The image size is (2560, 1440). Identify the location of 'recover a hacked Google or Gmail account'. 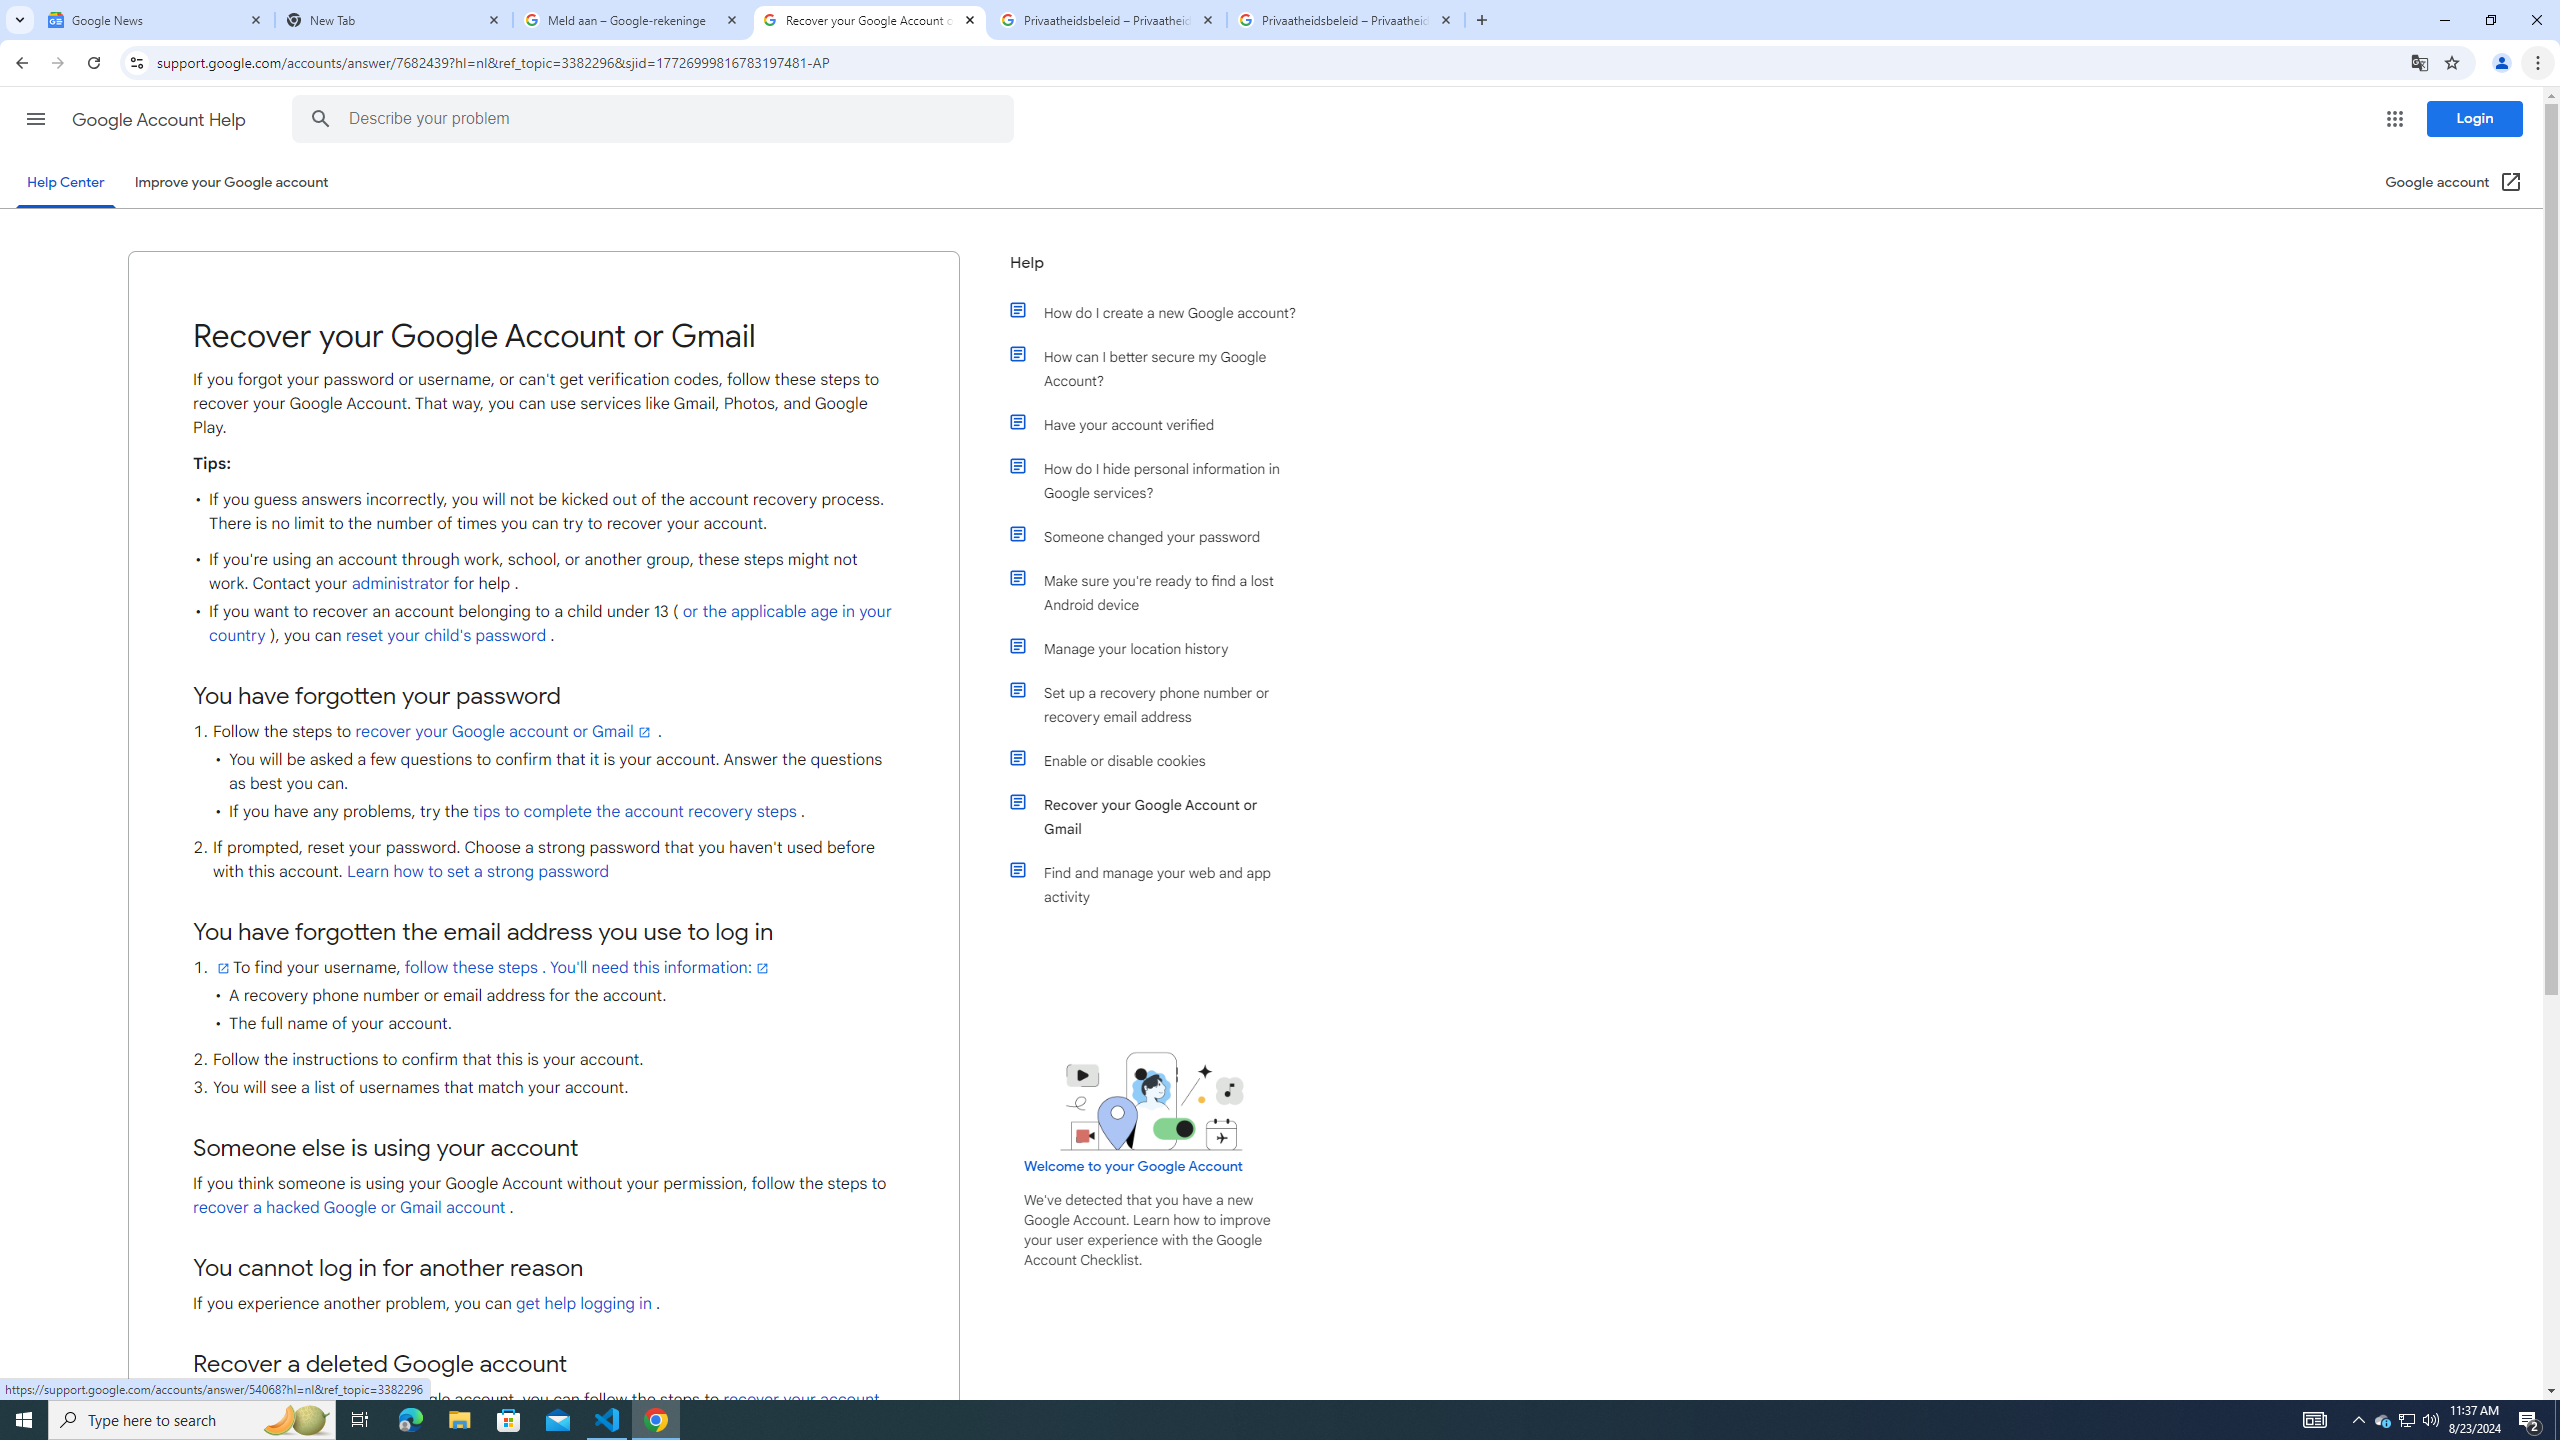
(348, 1207).